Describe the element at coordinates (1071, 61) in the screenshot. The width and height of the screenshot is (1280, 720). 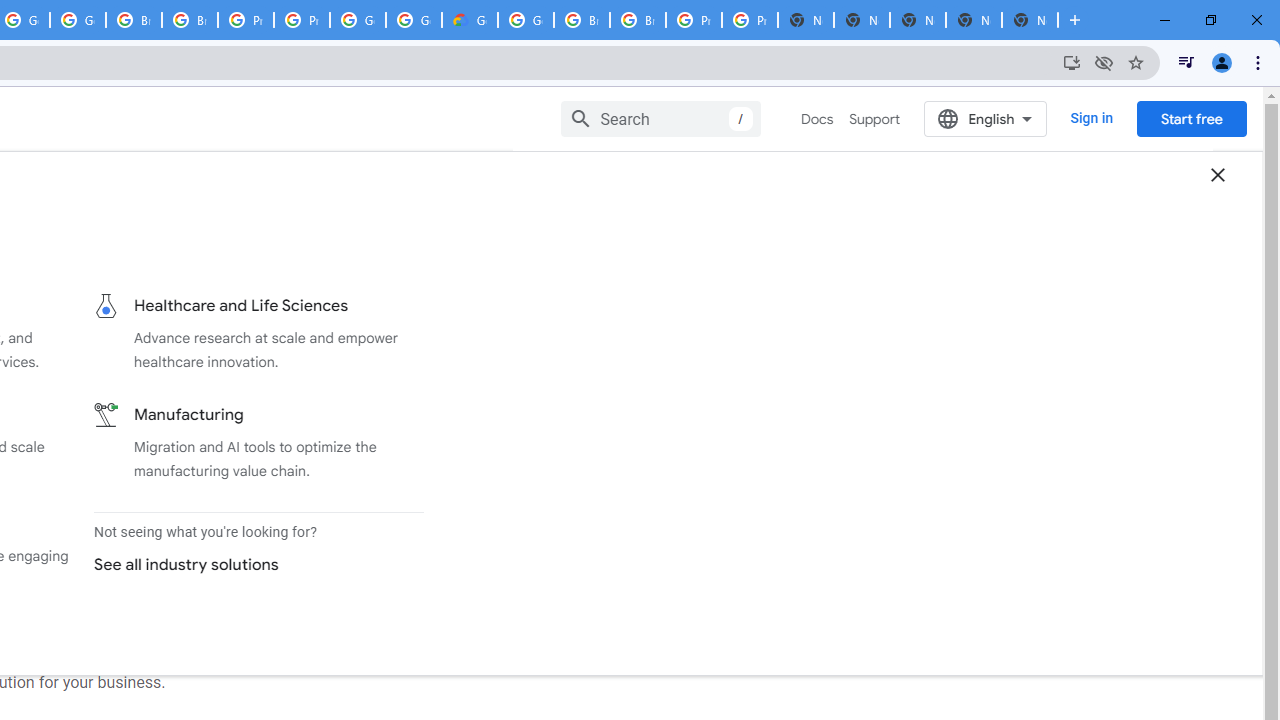
I see `'Install Google Cloud'` at that location.